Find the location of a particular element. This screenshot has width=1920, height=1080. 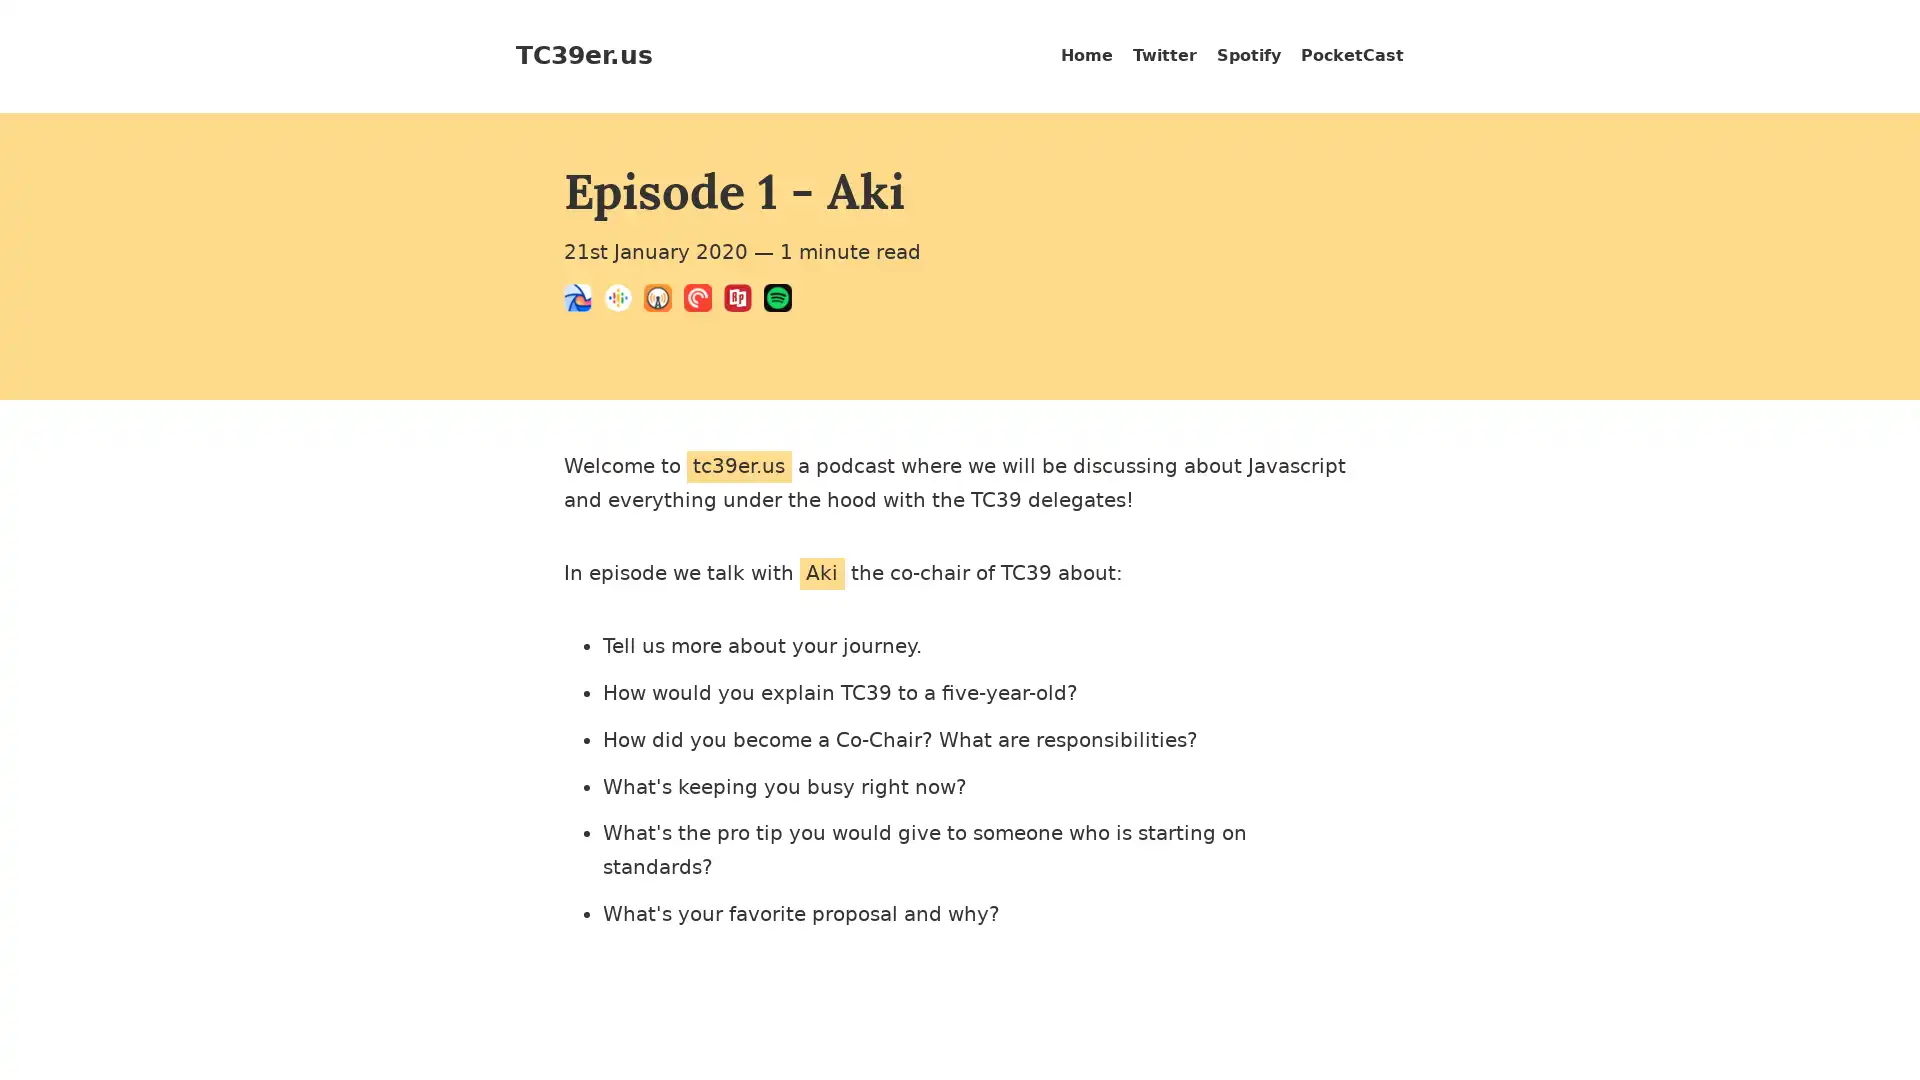

Overcast Logo is located at coordinates (663, 301).